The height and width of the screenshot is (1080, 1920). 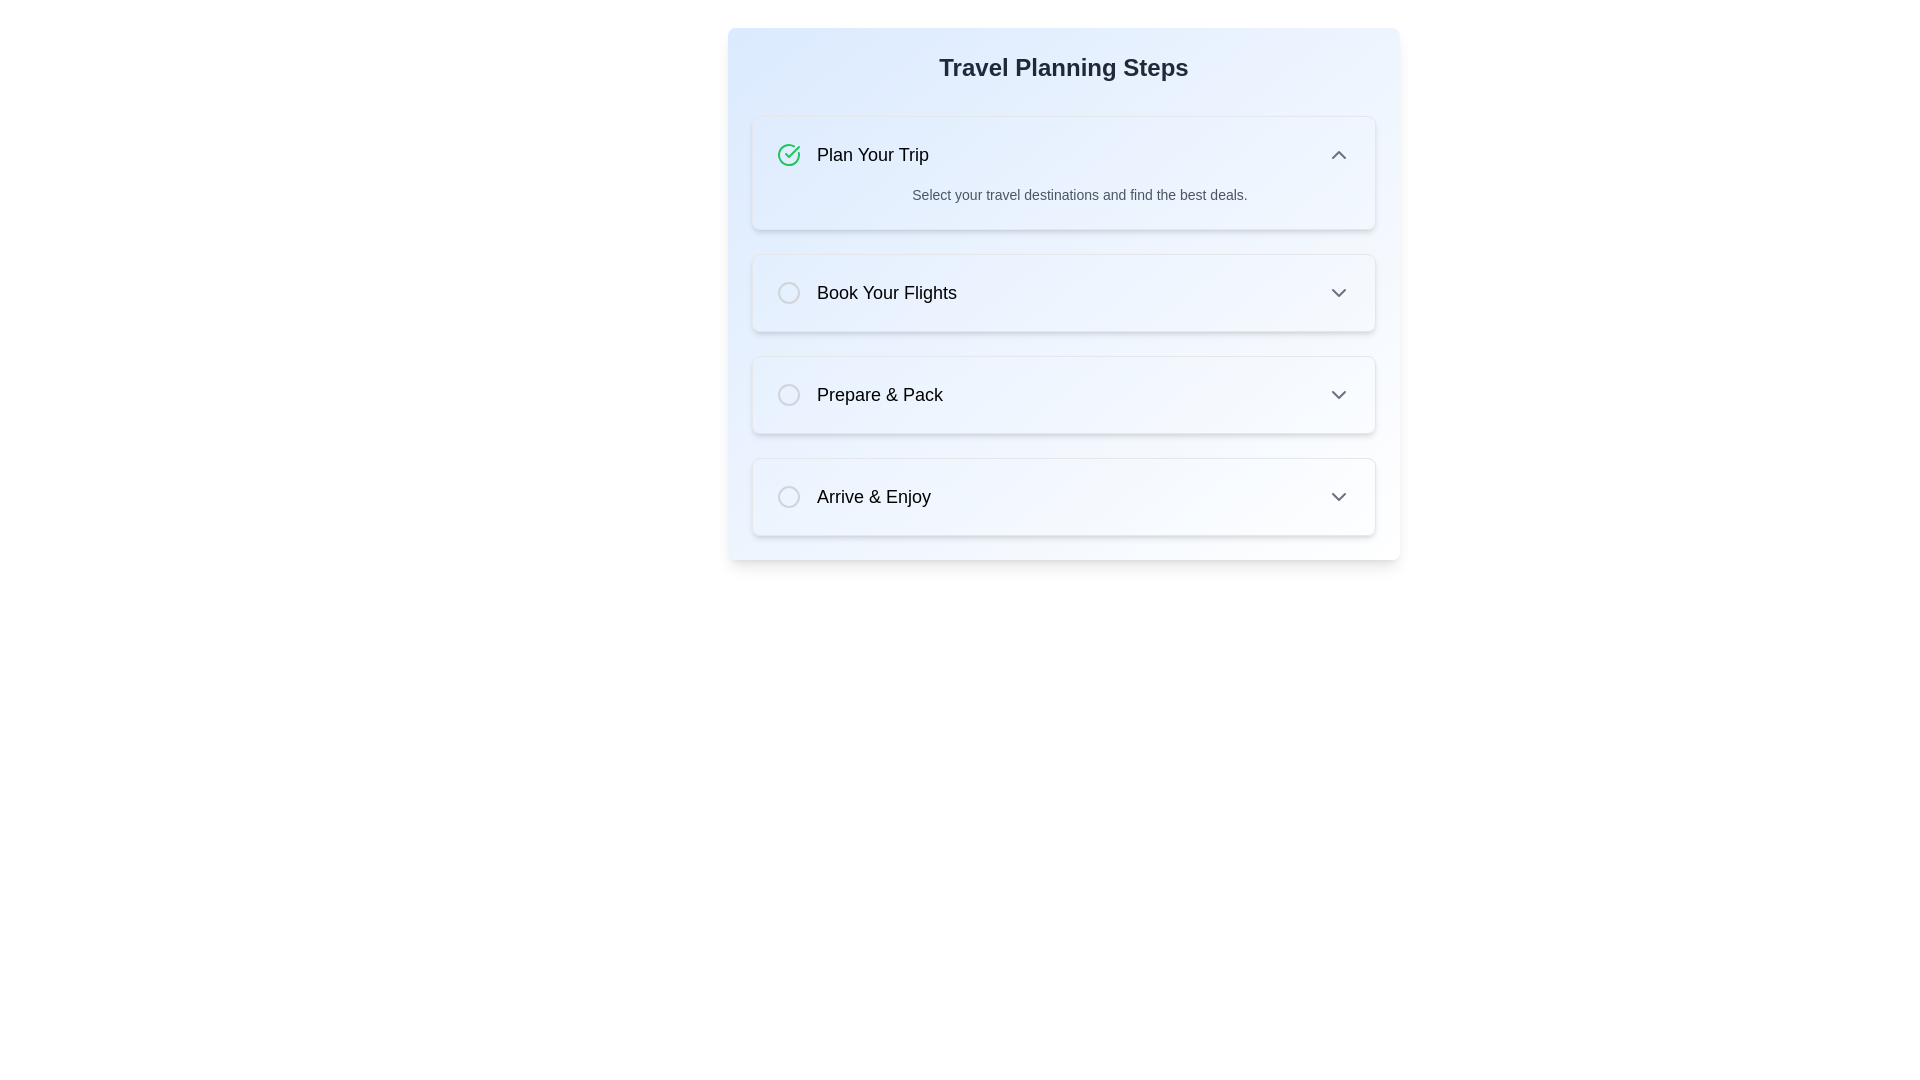 What do you see at coordinates (1063, 394) in the screenshot?
I see `the third item in the 'Travel Planning Steps' list` at bounding box center [1063, 394].